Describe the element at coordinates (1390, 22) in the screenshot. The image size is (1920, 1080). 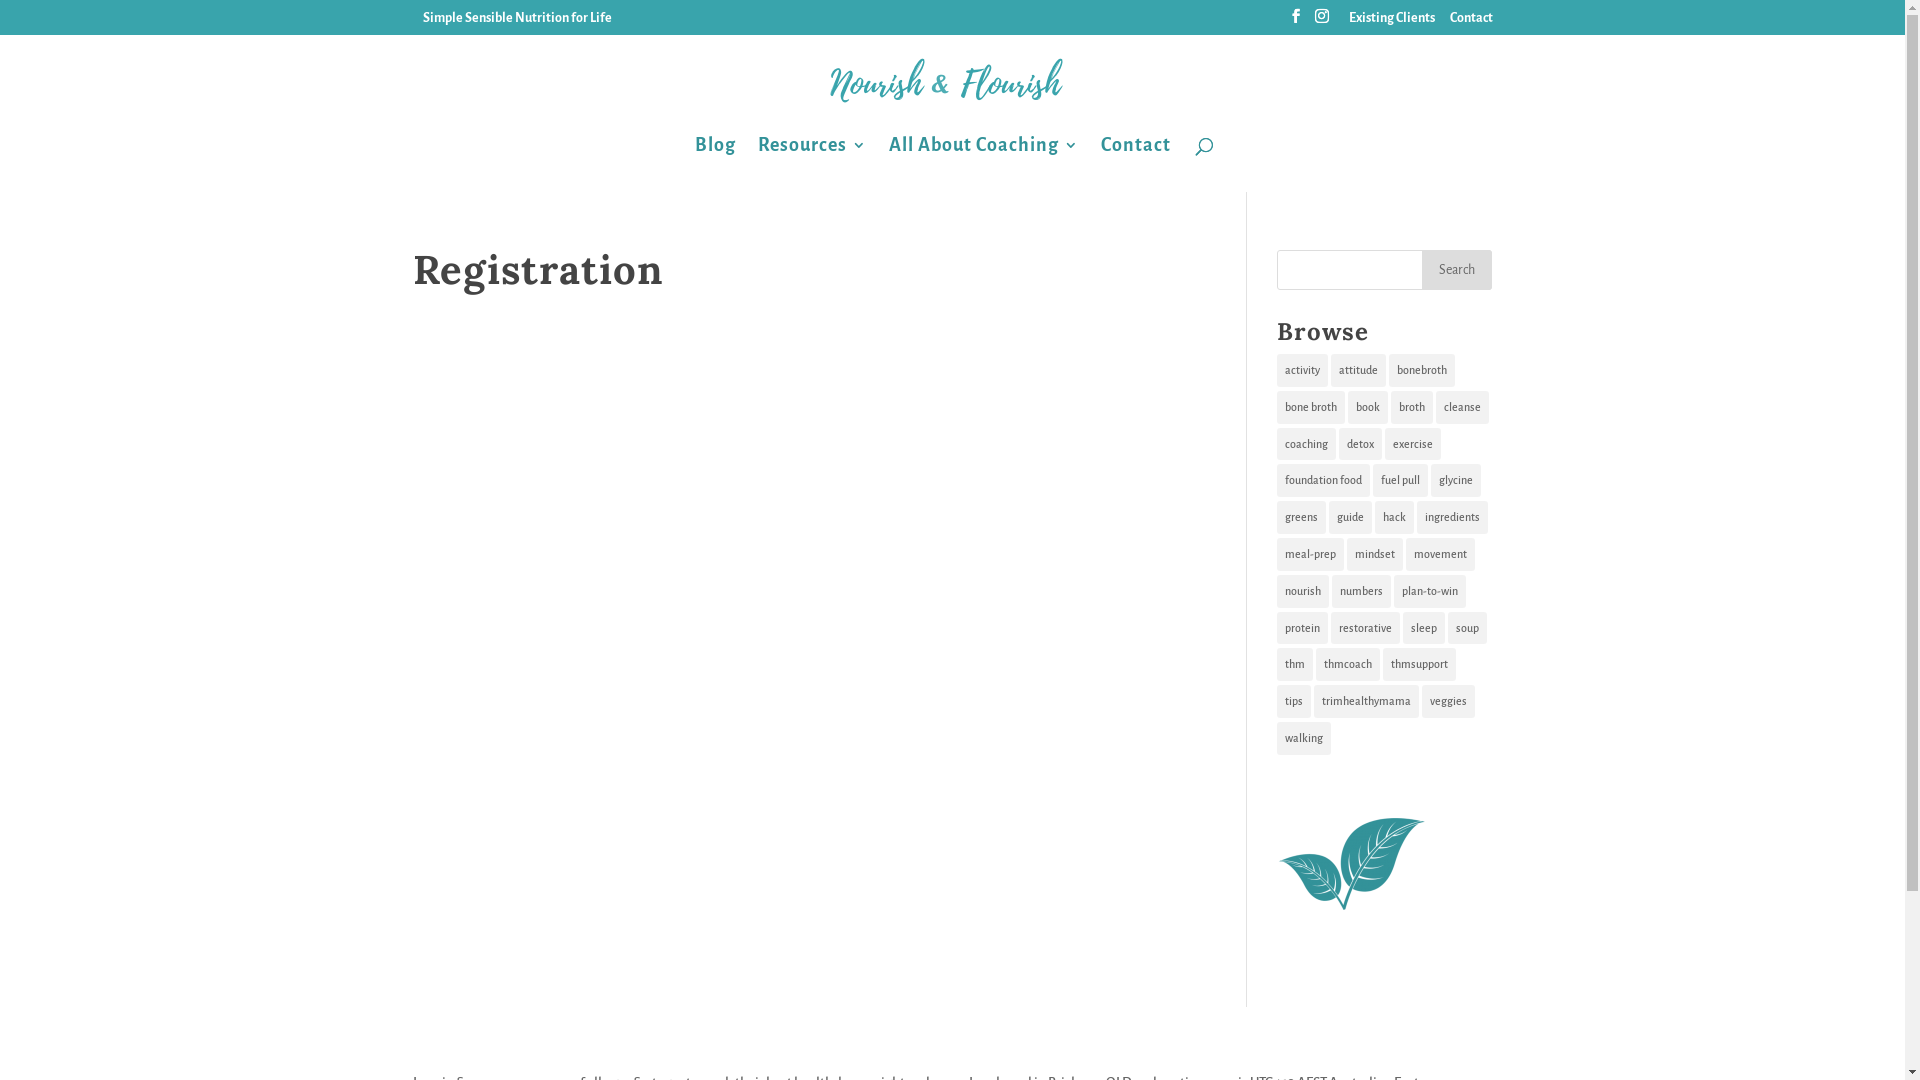
I see `'Existing Clients'` at that location.